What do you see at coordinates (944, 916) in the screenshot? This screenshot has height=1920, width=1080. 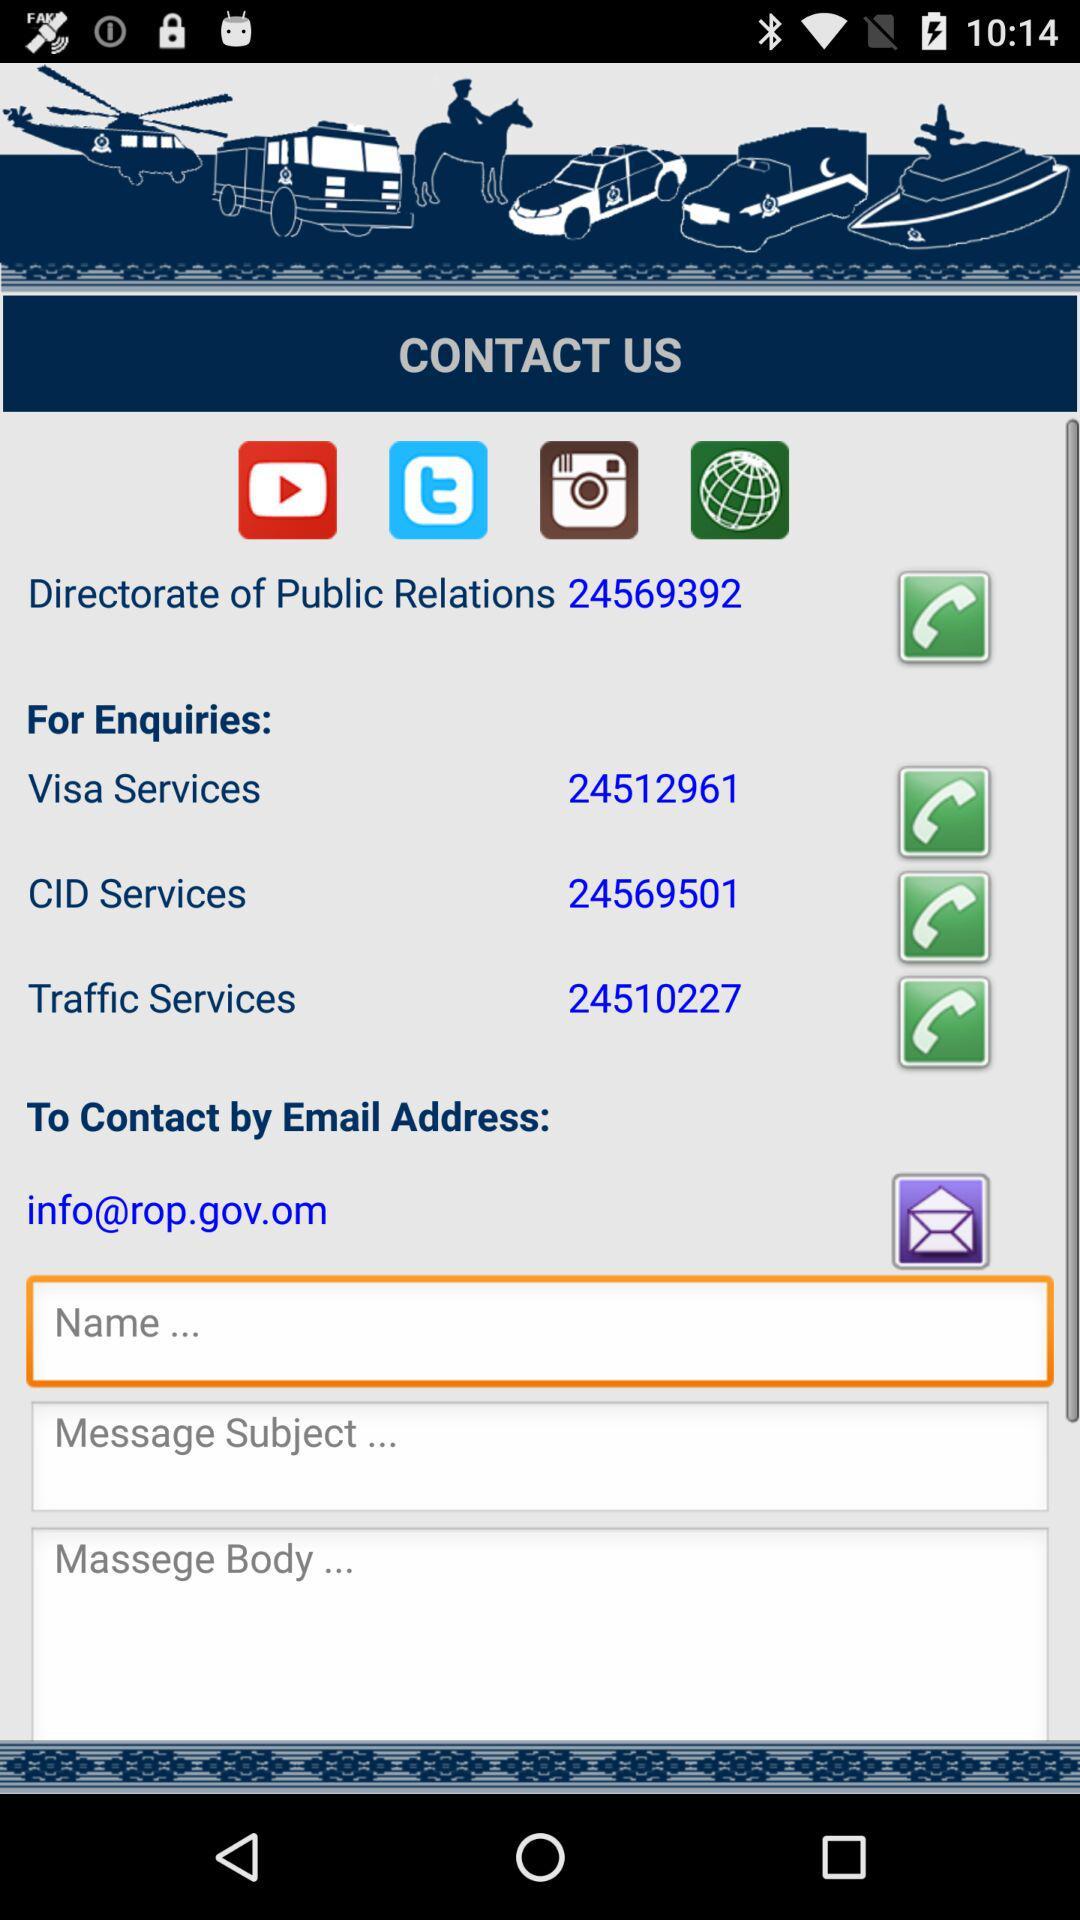 I see `item above the 24510227 item` at bounding box center [944, 916].